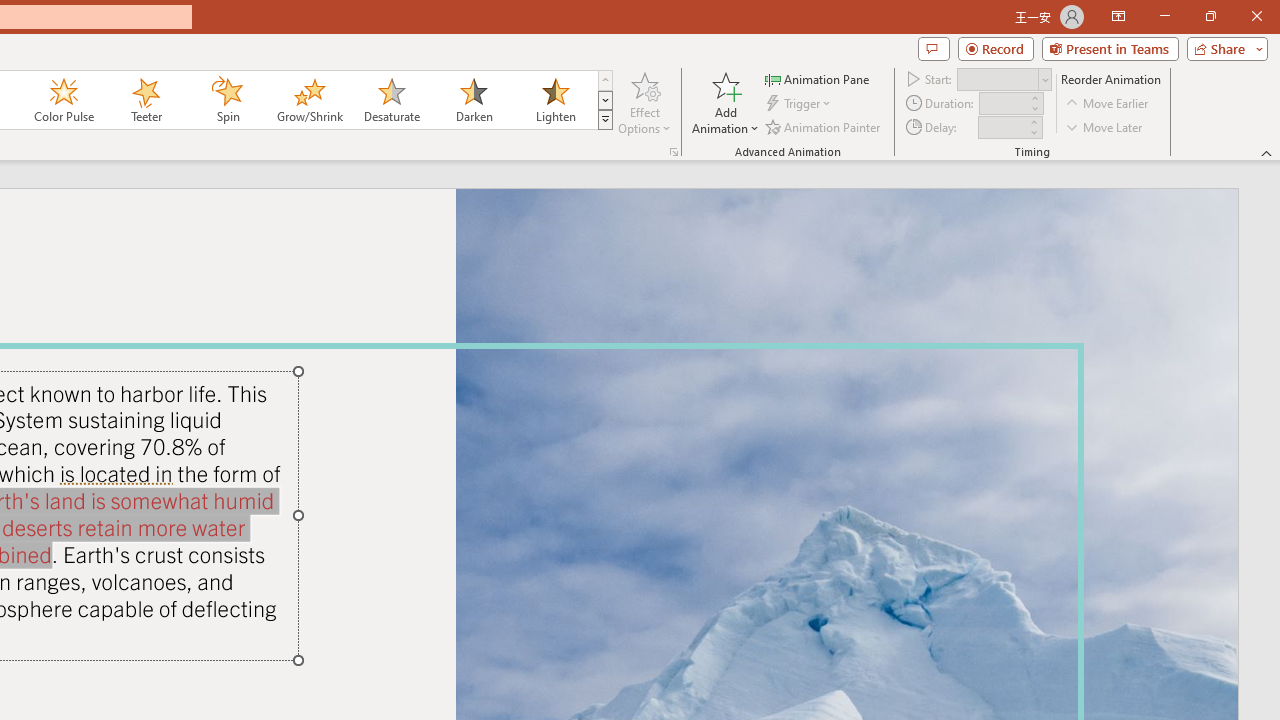  Describe the element at coordinates (64, 100) in the screenshot. I see `'Color Pulse'` at that location.